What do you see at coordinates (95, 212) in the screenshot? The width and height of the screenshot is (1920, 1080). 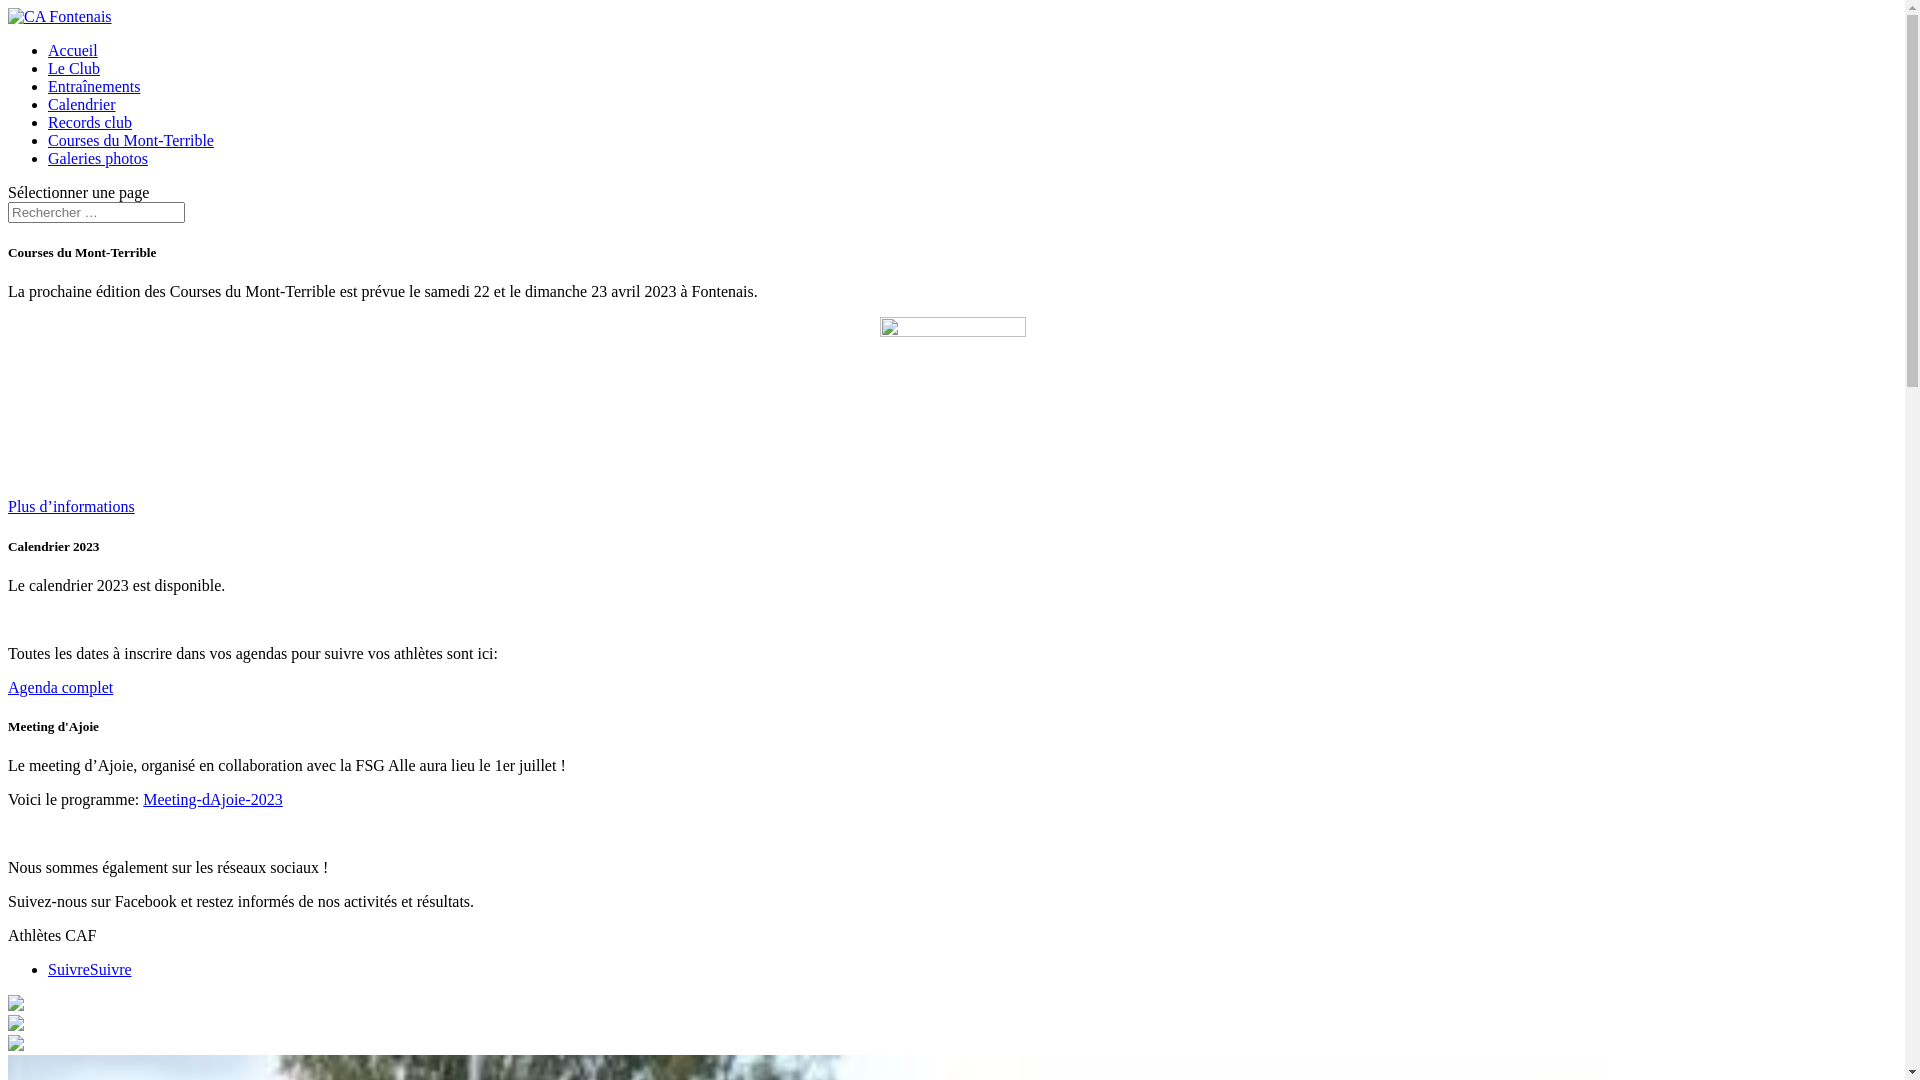 I see `'Rechercher:'` at bounding box center [95, 212].